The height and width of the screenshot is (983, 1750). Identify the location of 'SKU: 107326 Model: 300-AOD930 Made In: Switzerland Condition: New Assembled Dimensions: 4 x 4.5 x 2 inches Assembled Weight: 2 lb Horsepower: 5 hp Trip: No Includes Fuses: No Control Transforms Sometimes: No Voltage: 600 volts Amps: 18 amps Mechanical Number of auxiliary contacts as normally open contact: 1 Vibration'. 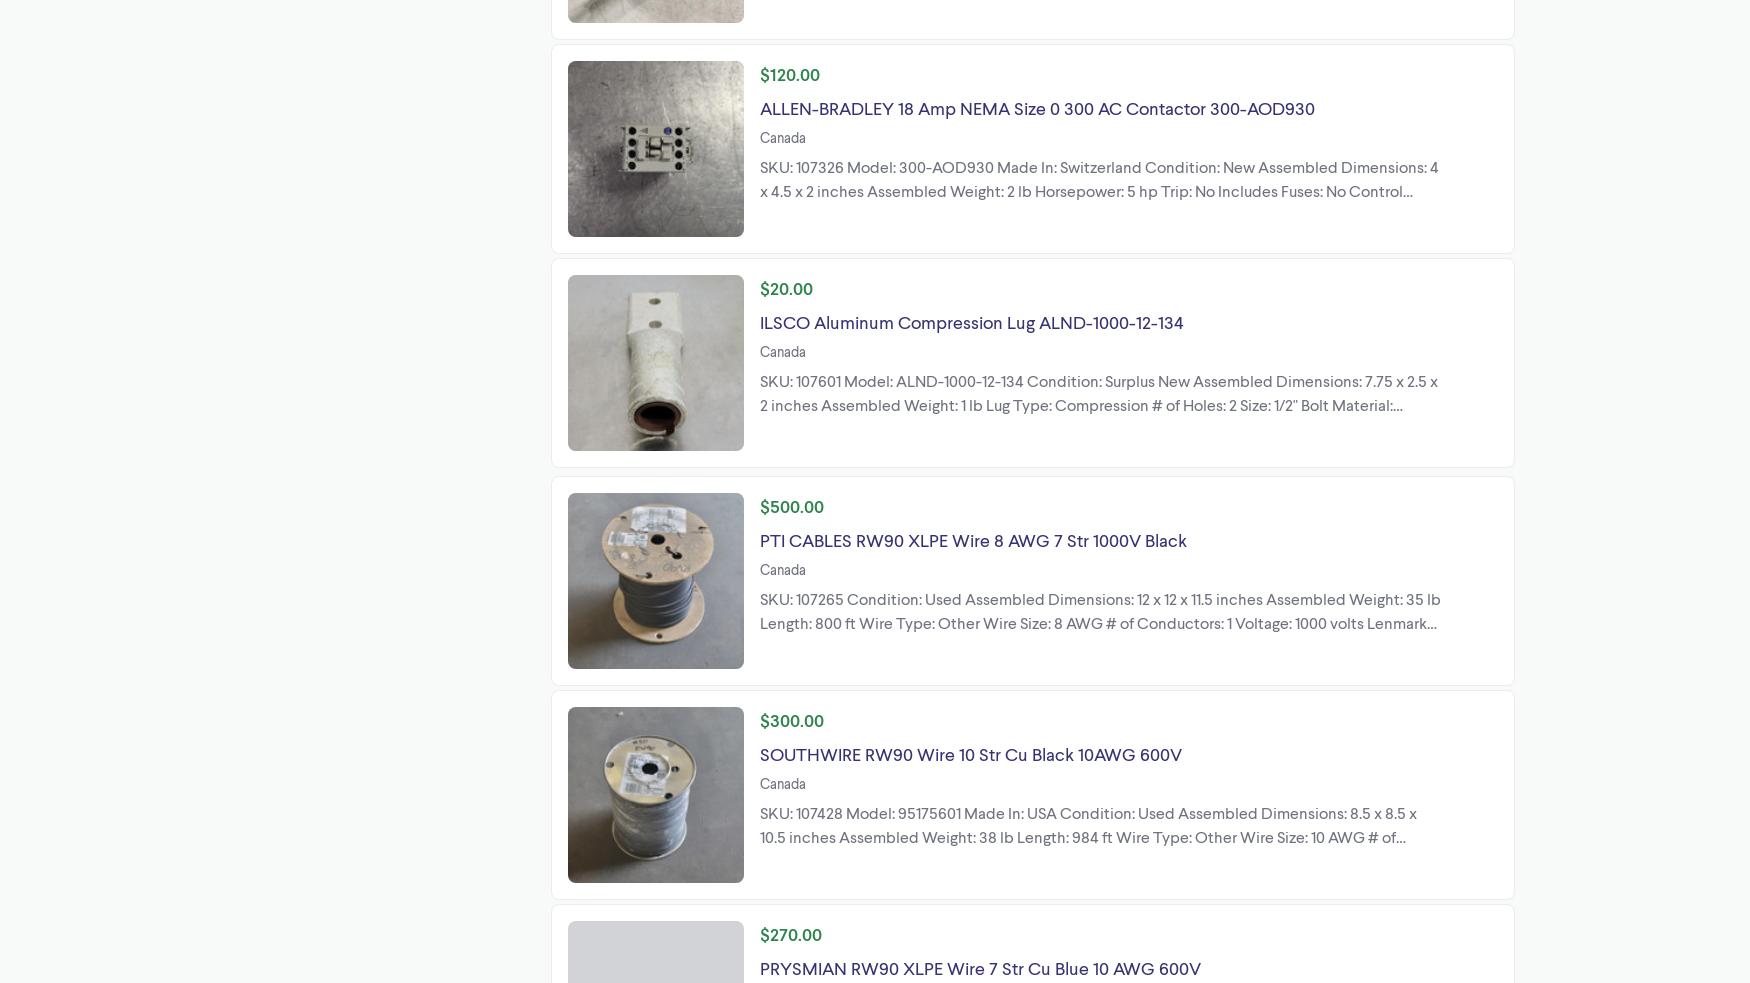
(759, 201).